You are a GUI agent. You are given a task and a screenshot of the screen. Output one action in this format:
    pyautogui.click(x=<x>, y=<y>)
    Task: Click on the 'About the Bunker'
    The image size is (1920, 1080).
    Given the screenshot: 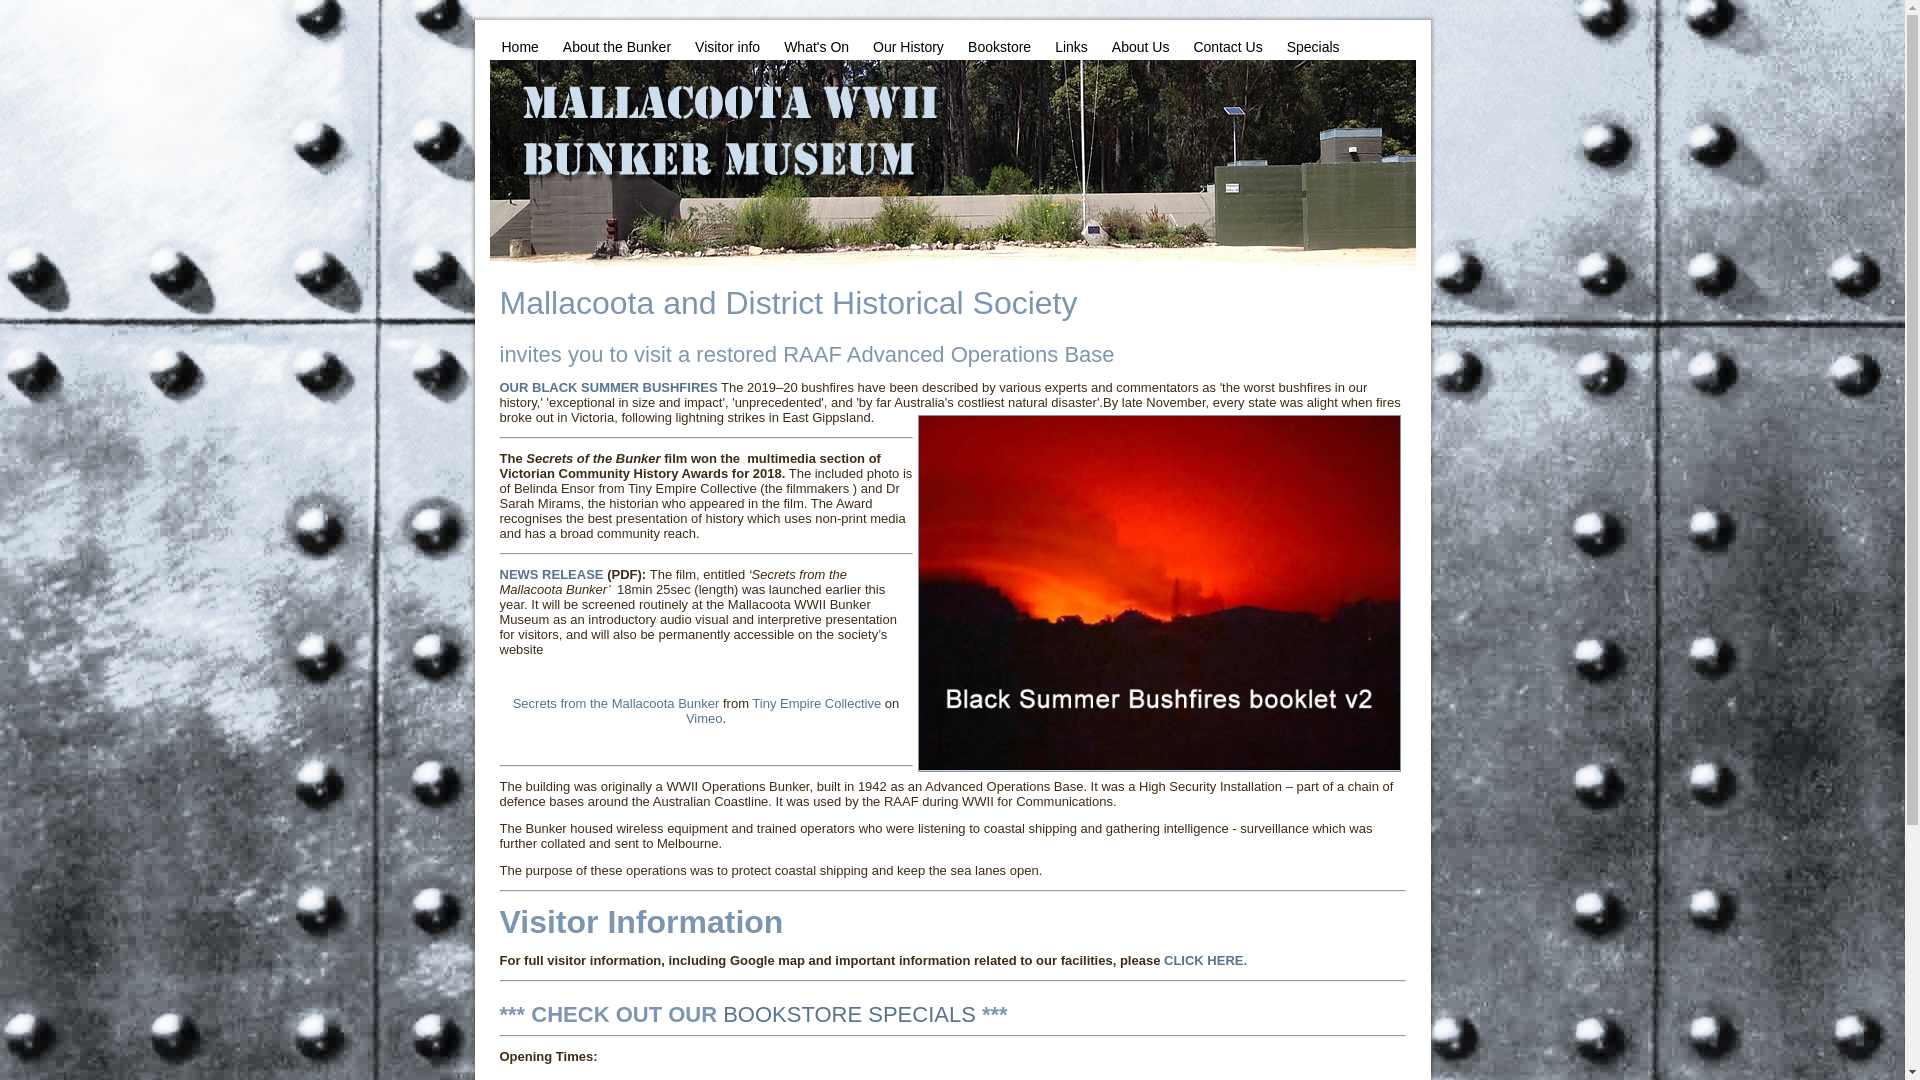 What is the action you would take?
    pyautogui.click(x=616, y=46)
    